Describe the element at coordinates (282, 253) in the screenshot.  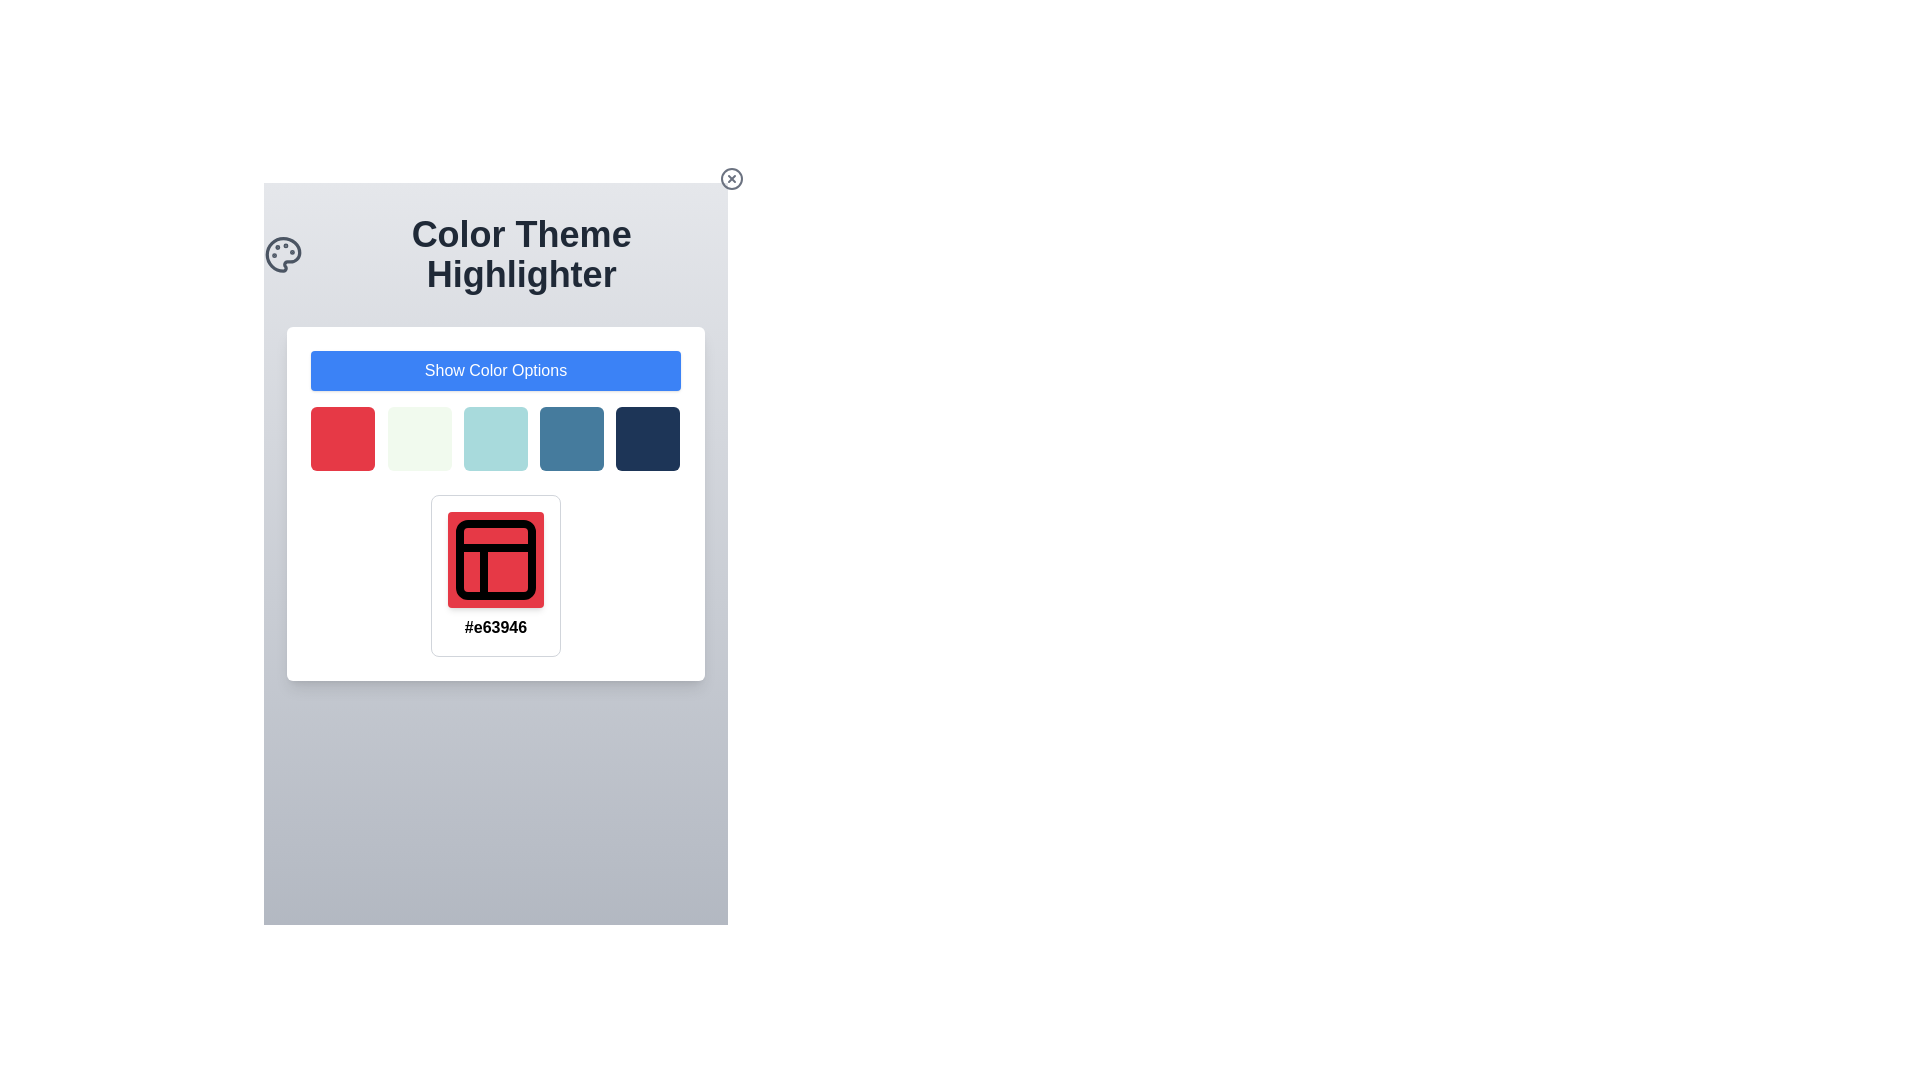
I see `the painting palette icon located to the far left of the text 'Color Theme Highlighter'` at that location.